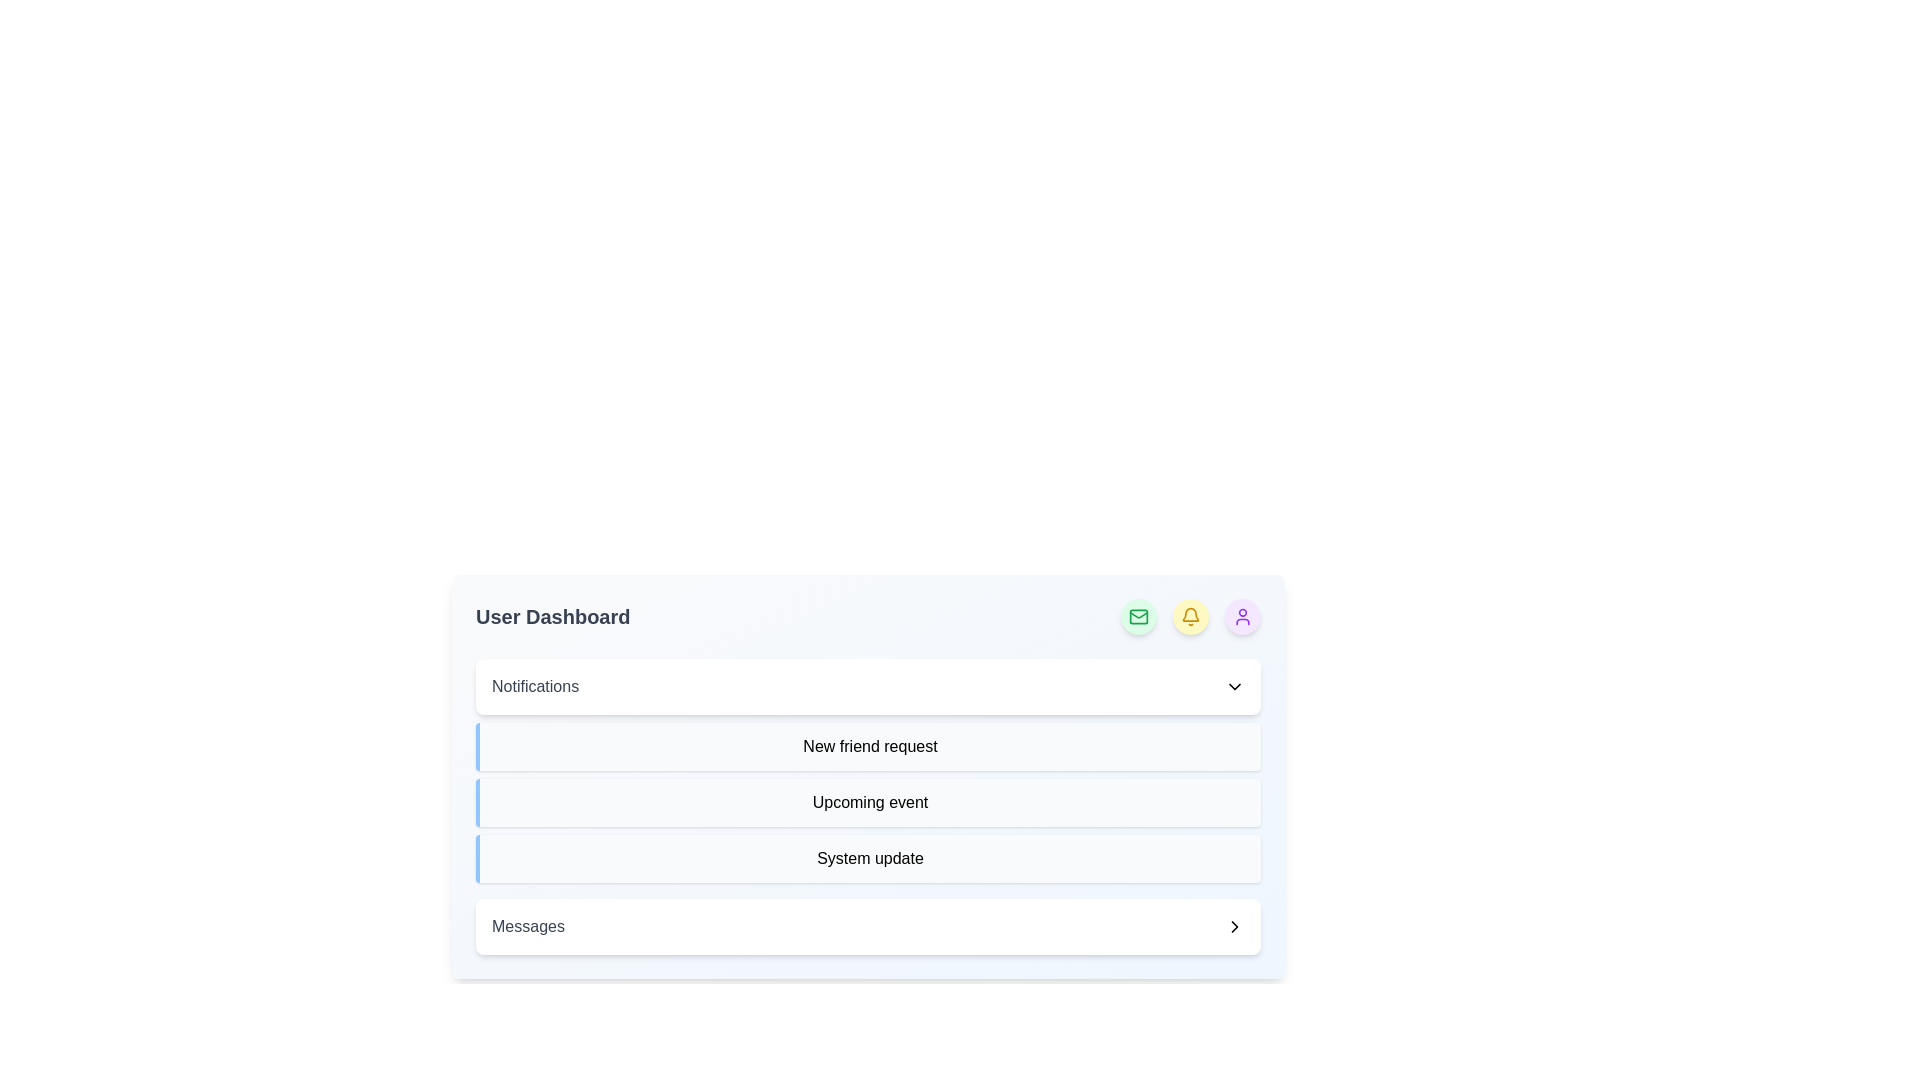  Describe the element at coordinates (1190, 616) in the screenshot. I see `the notification button located in the top-right area of the user dashboard interface, positioned between a green envelope icon button and a purple user avatar icon button` at that location.